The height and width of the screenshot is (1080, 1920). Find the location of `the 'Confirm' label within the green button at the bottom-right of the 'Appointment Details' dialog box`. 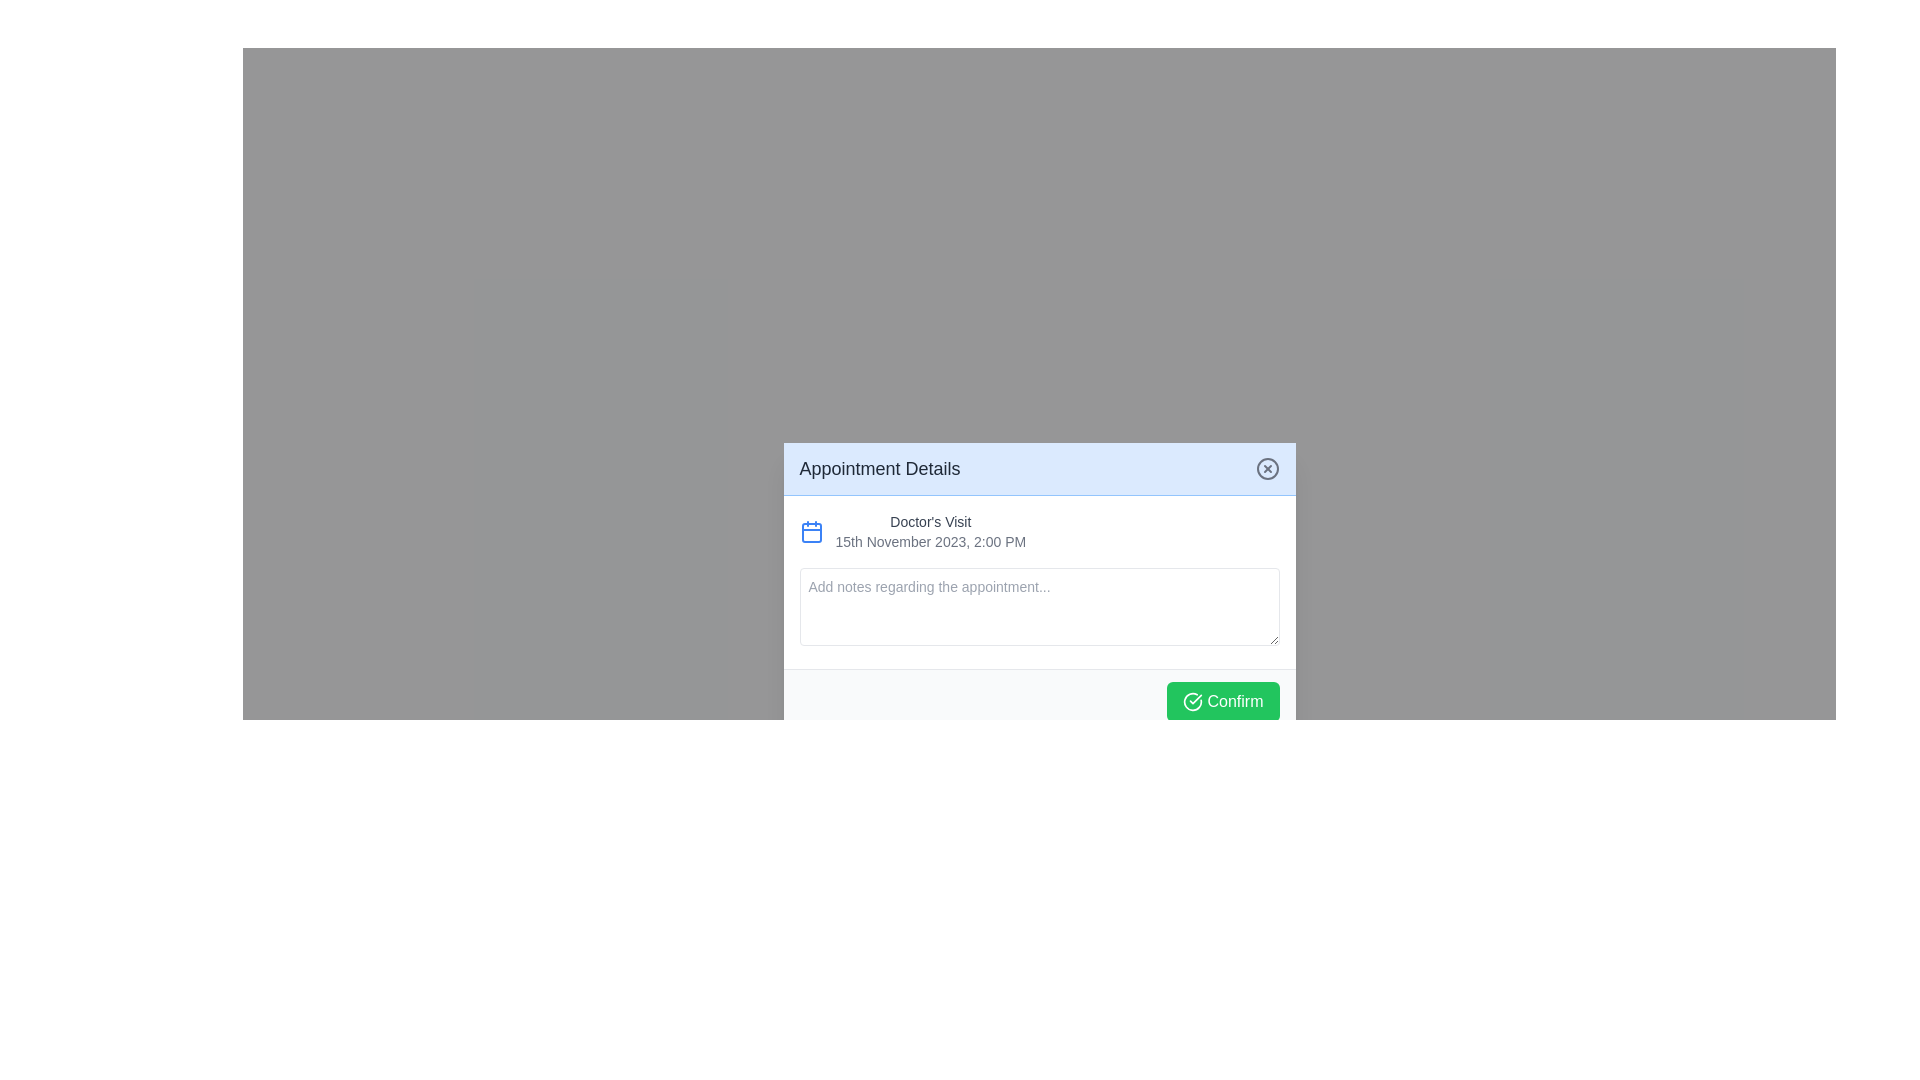

the 'Confirm' label within the green button at the bottom-right of the 'Appointment Details' dialog box is located at coordinates (1234, 700).